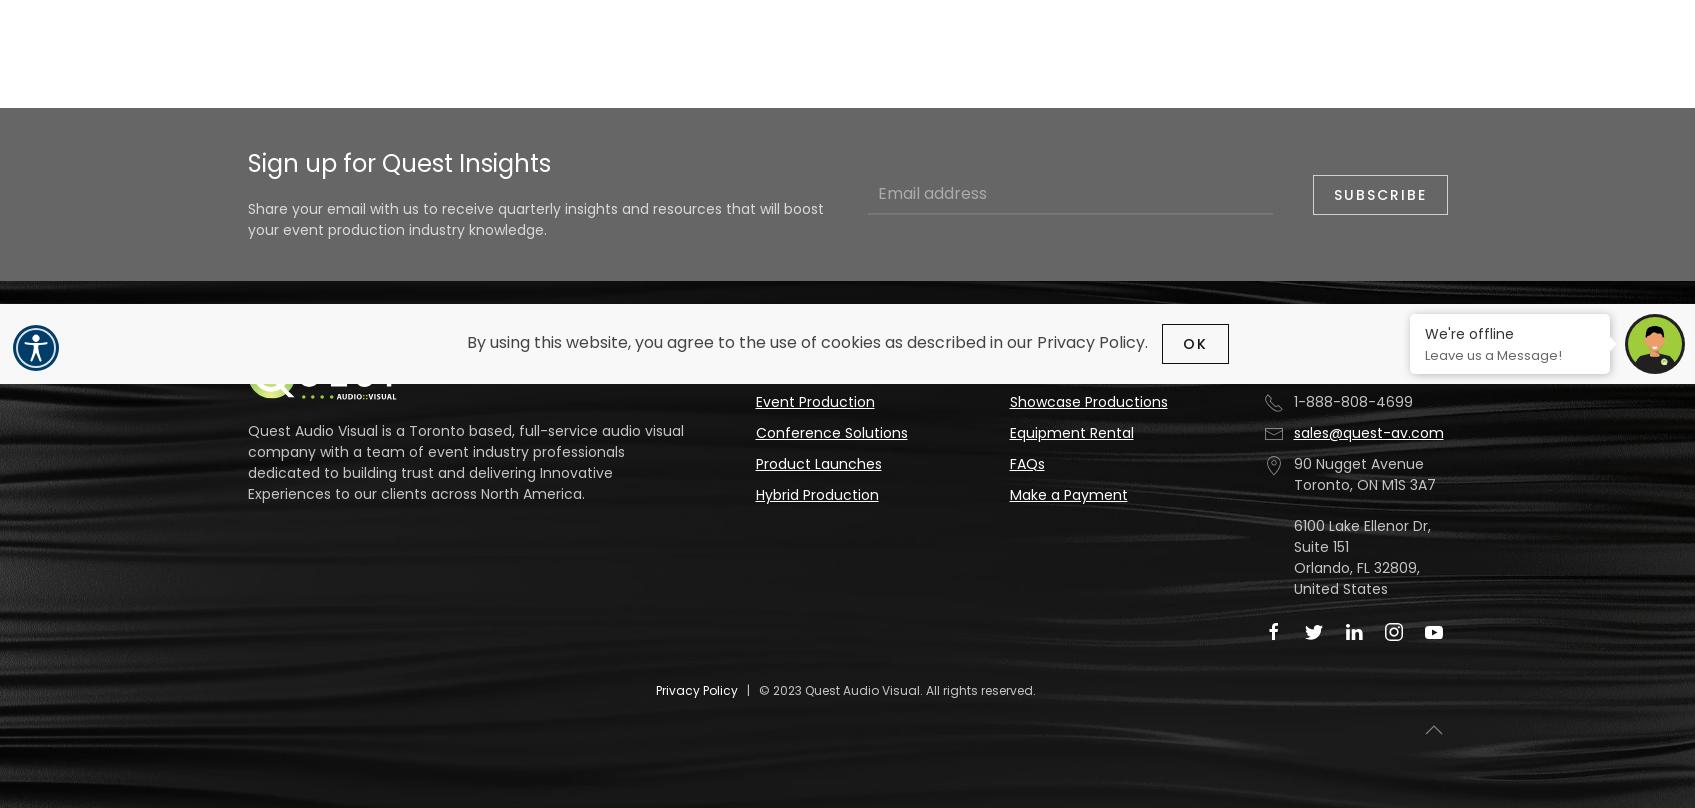  Describe the element at coordinates (463, 462) in the screenshot. I see `'Quest Audio Visual is a Toronto based, full-service audio visual company with a team of event industry professionals dedicated to building trust and delivering Innovative Experiences to our clients across North America.'` at that location.